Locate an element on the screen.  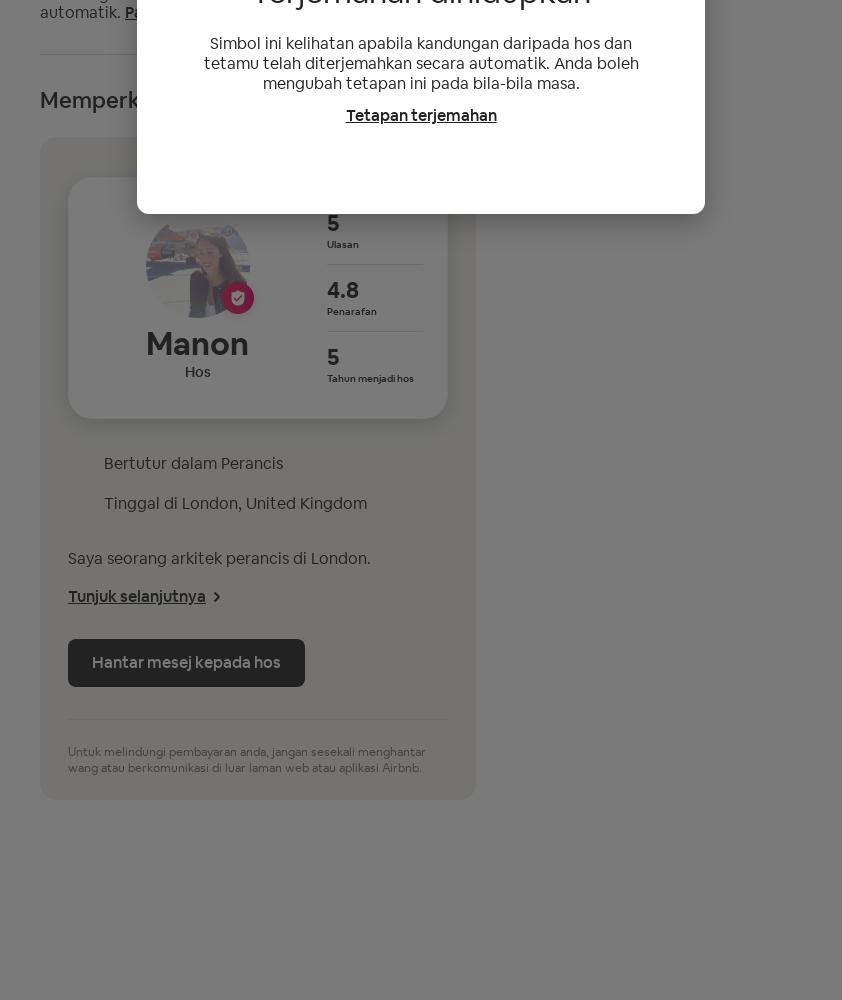
'4.8' is located at coordinates (342, 289).